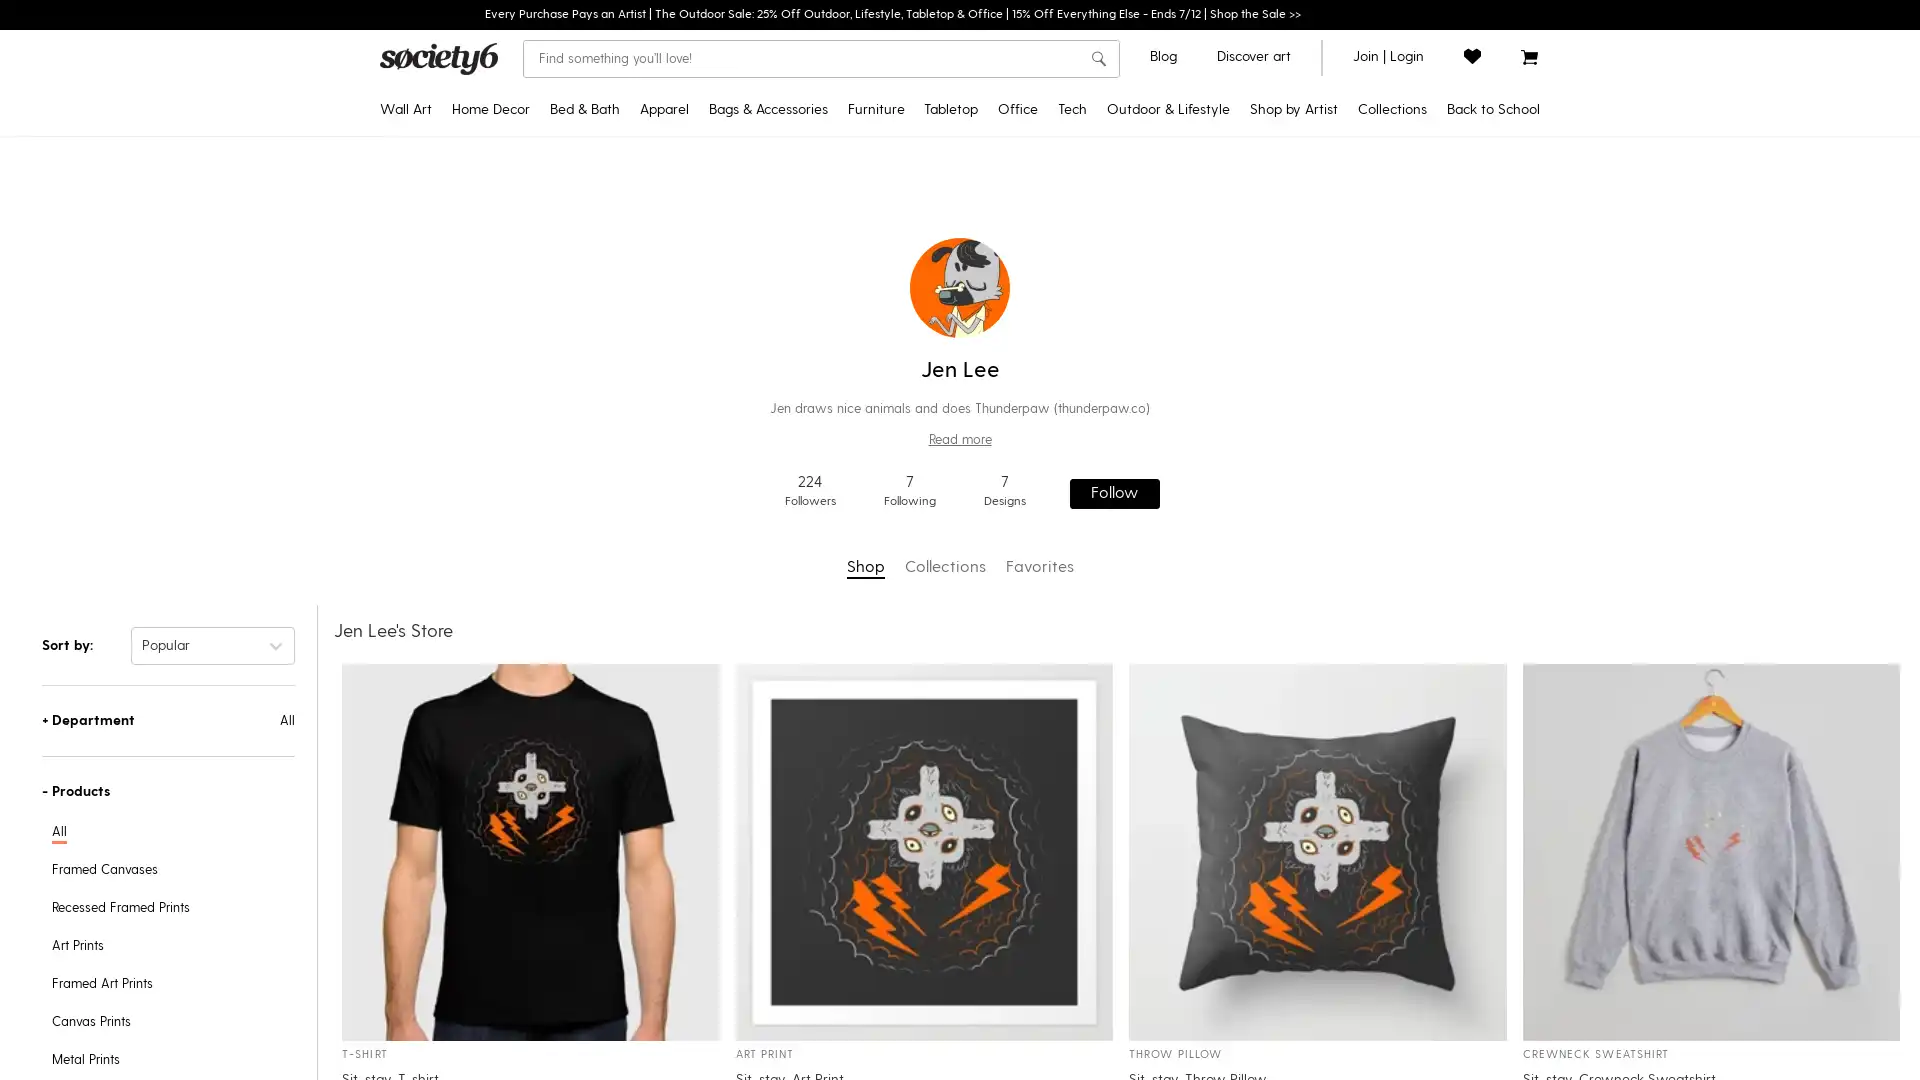 The image size is (1920, 1080). Describe the element at coordinates (781, 320) in the screenshot. I see `Fanny Packs` at that location.